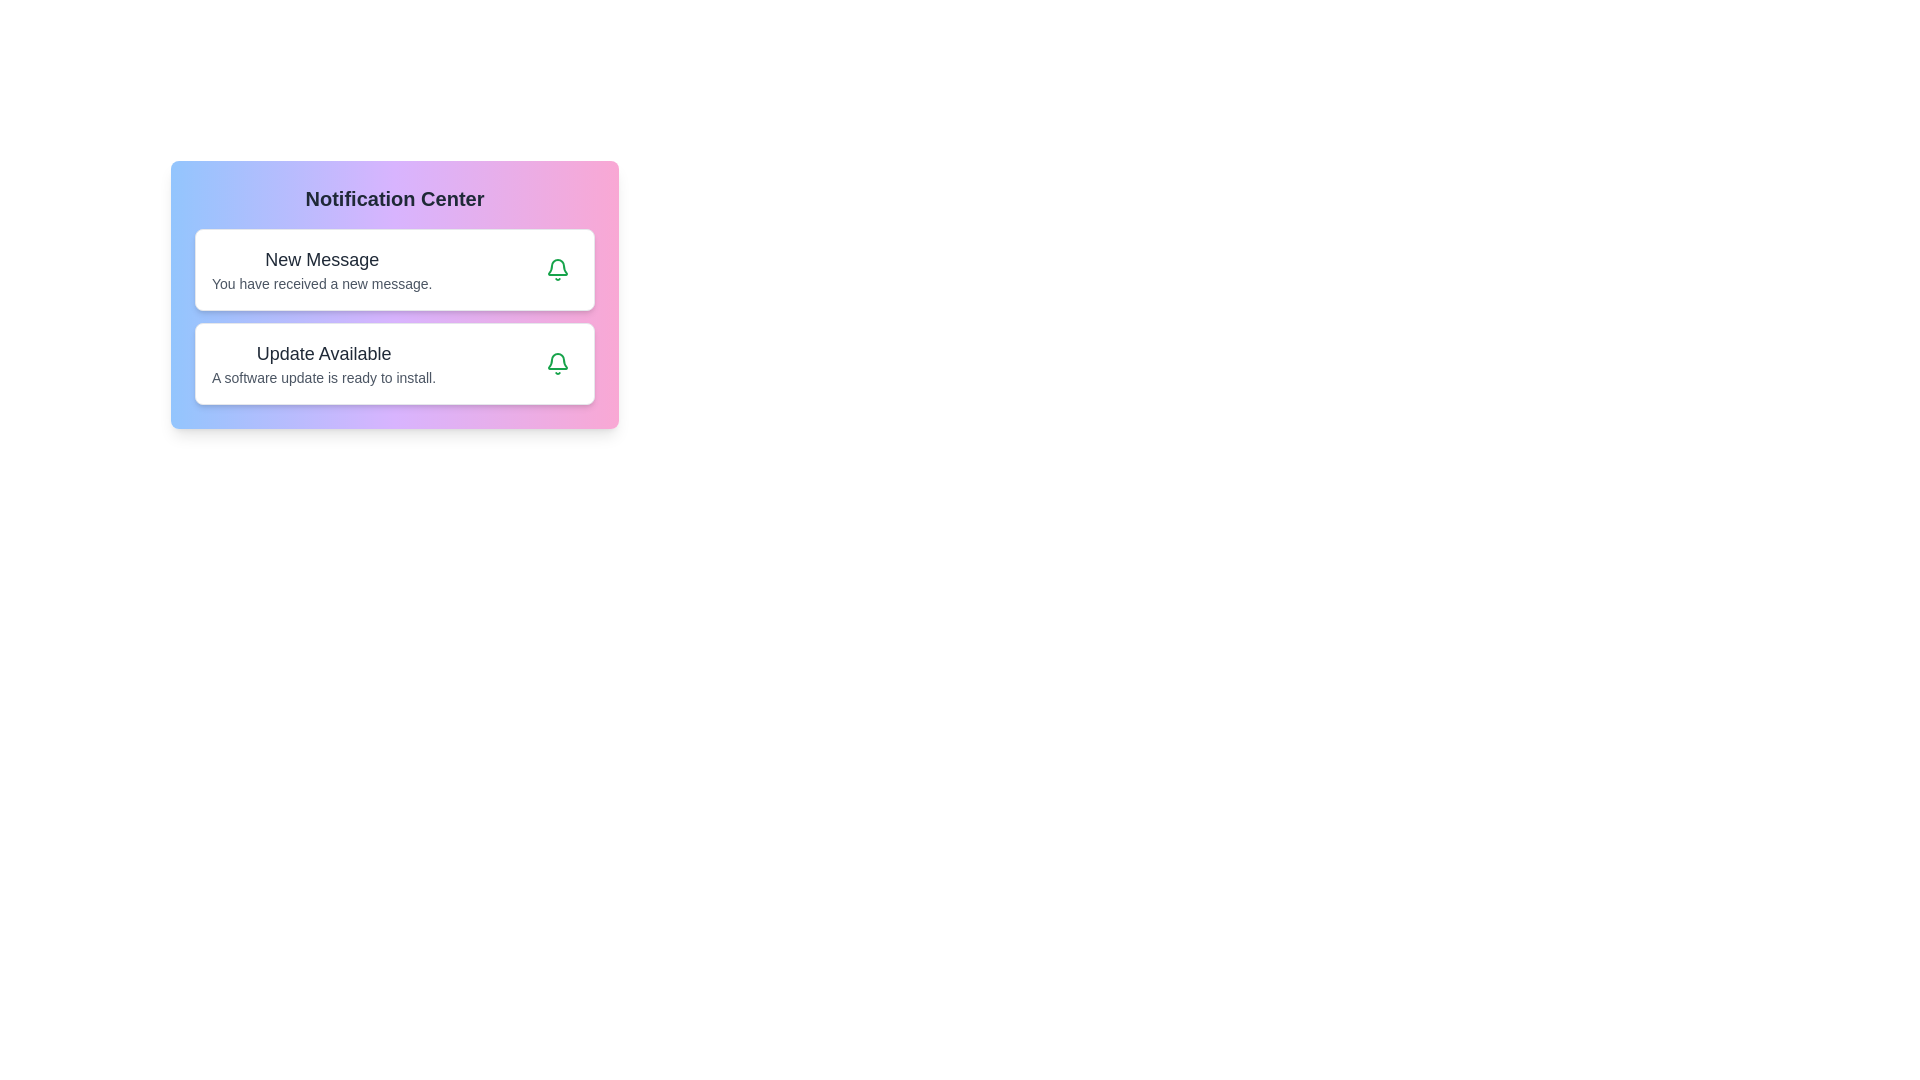 The image size is (1920, 1080). Describe the element at coordinates (557, 270) in the screenshot. I see `the bell icon in the notification center` at that location.